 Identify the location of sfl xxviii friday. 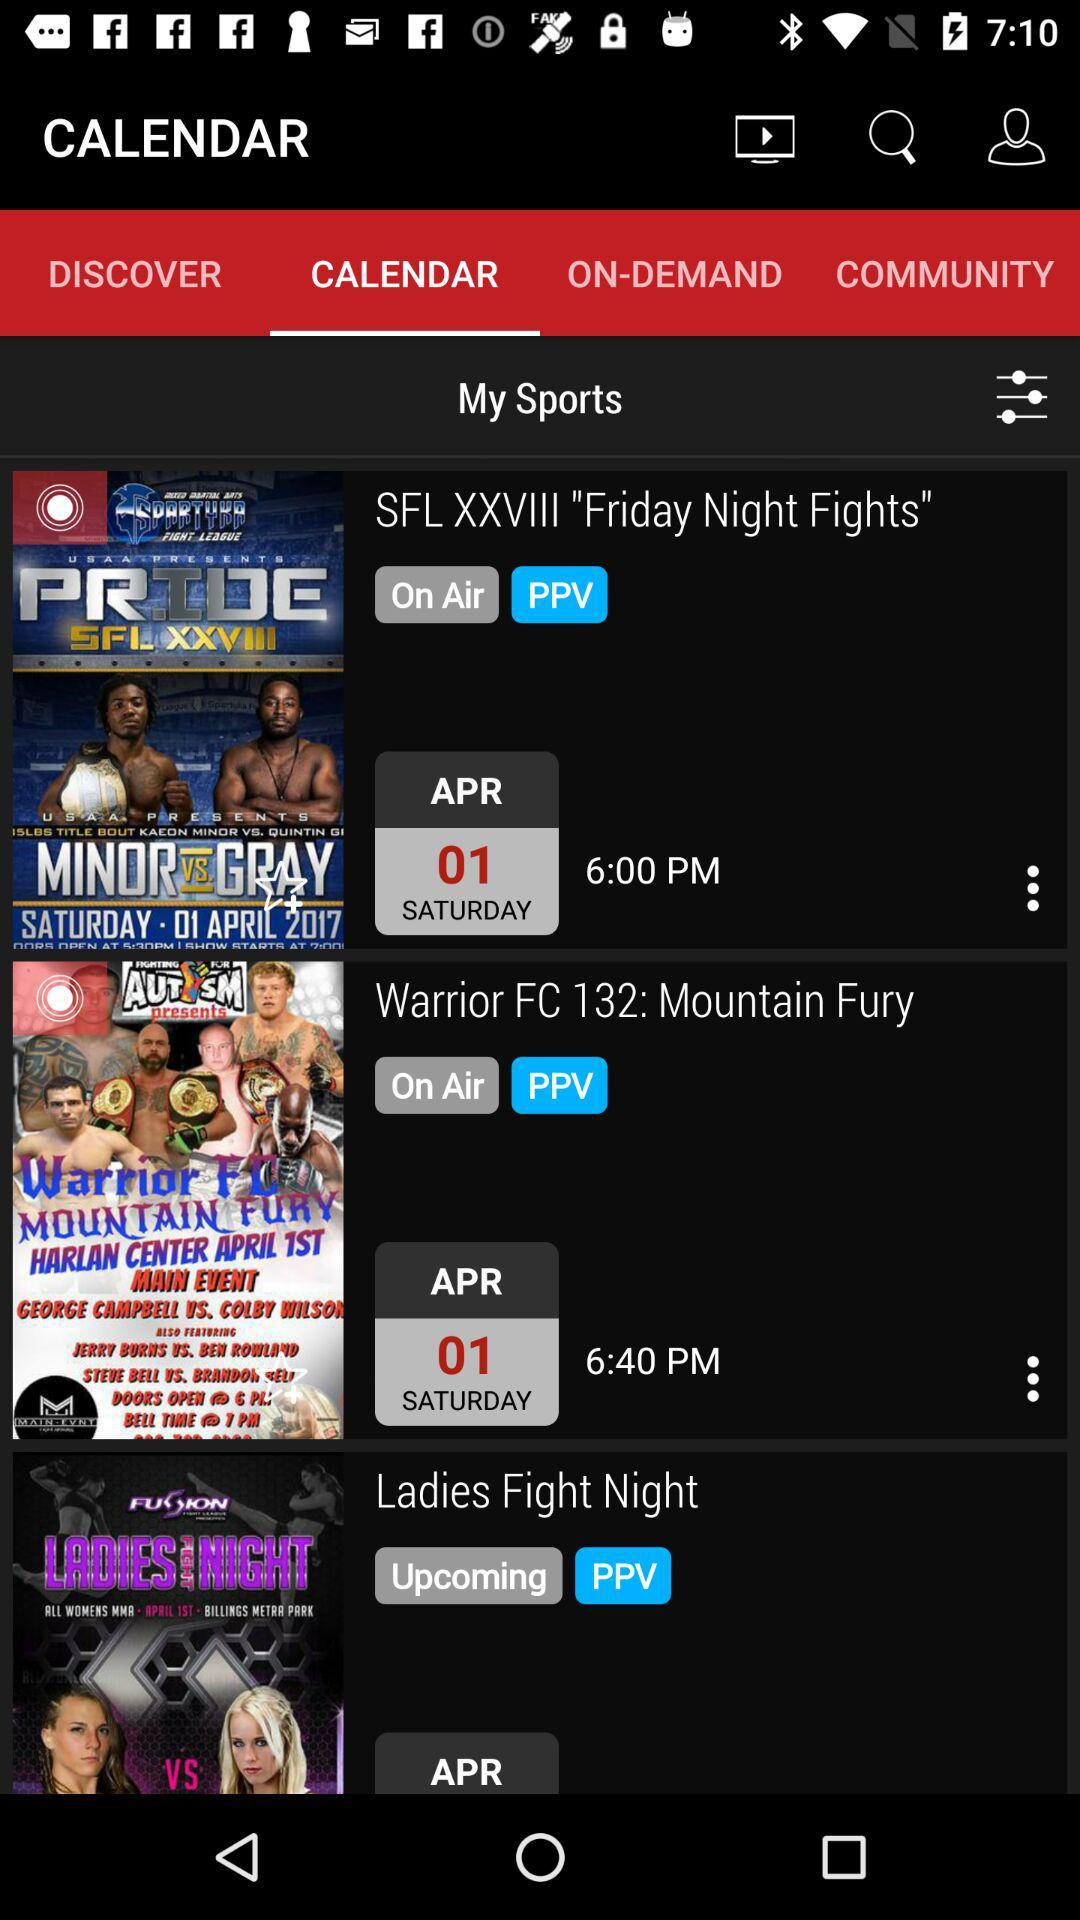
(713, 512).